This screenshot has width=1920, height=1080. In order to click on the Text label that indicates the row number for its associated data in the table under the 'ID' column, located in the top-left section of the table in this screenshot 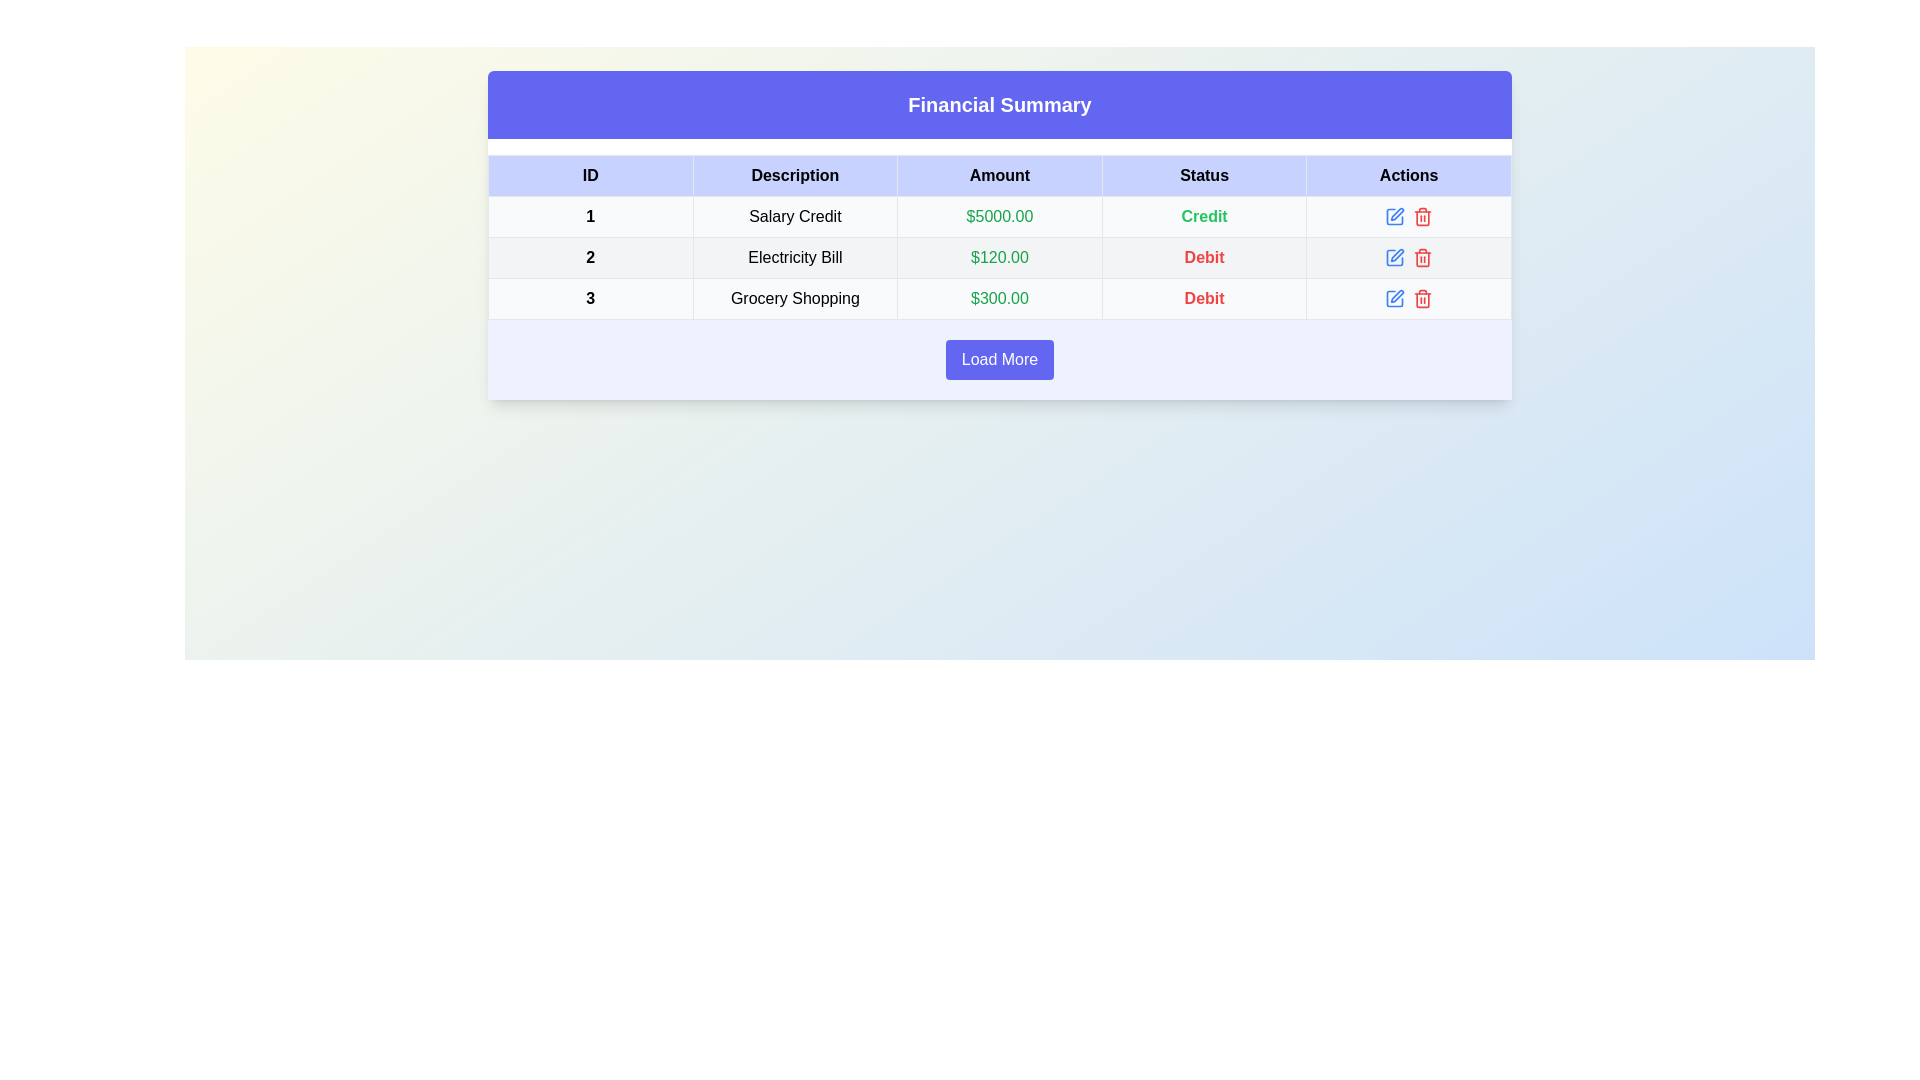, I will do `click(589, 257)`.